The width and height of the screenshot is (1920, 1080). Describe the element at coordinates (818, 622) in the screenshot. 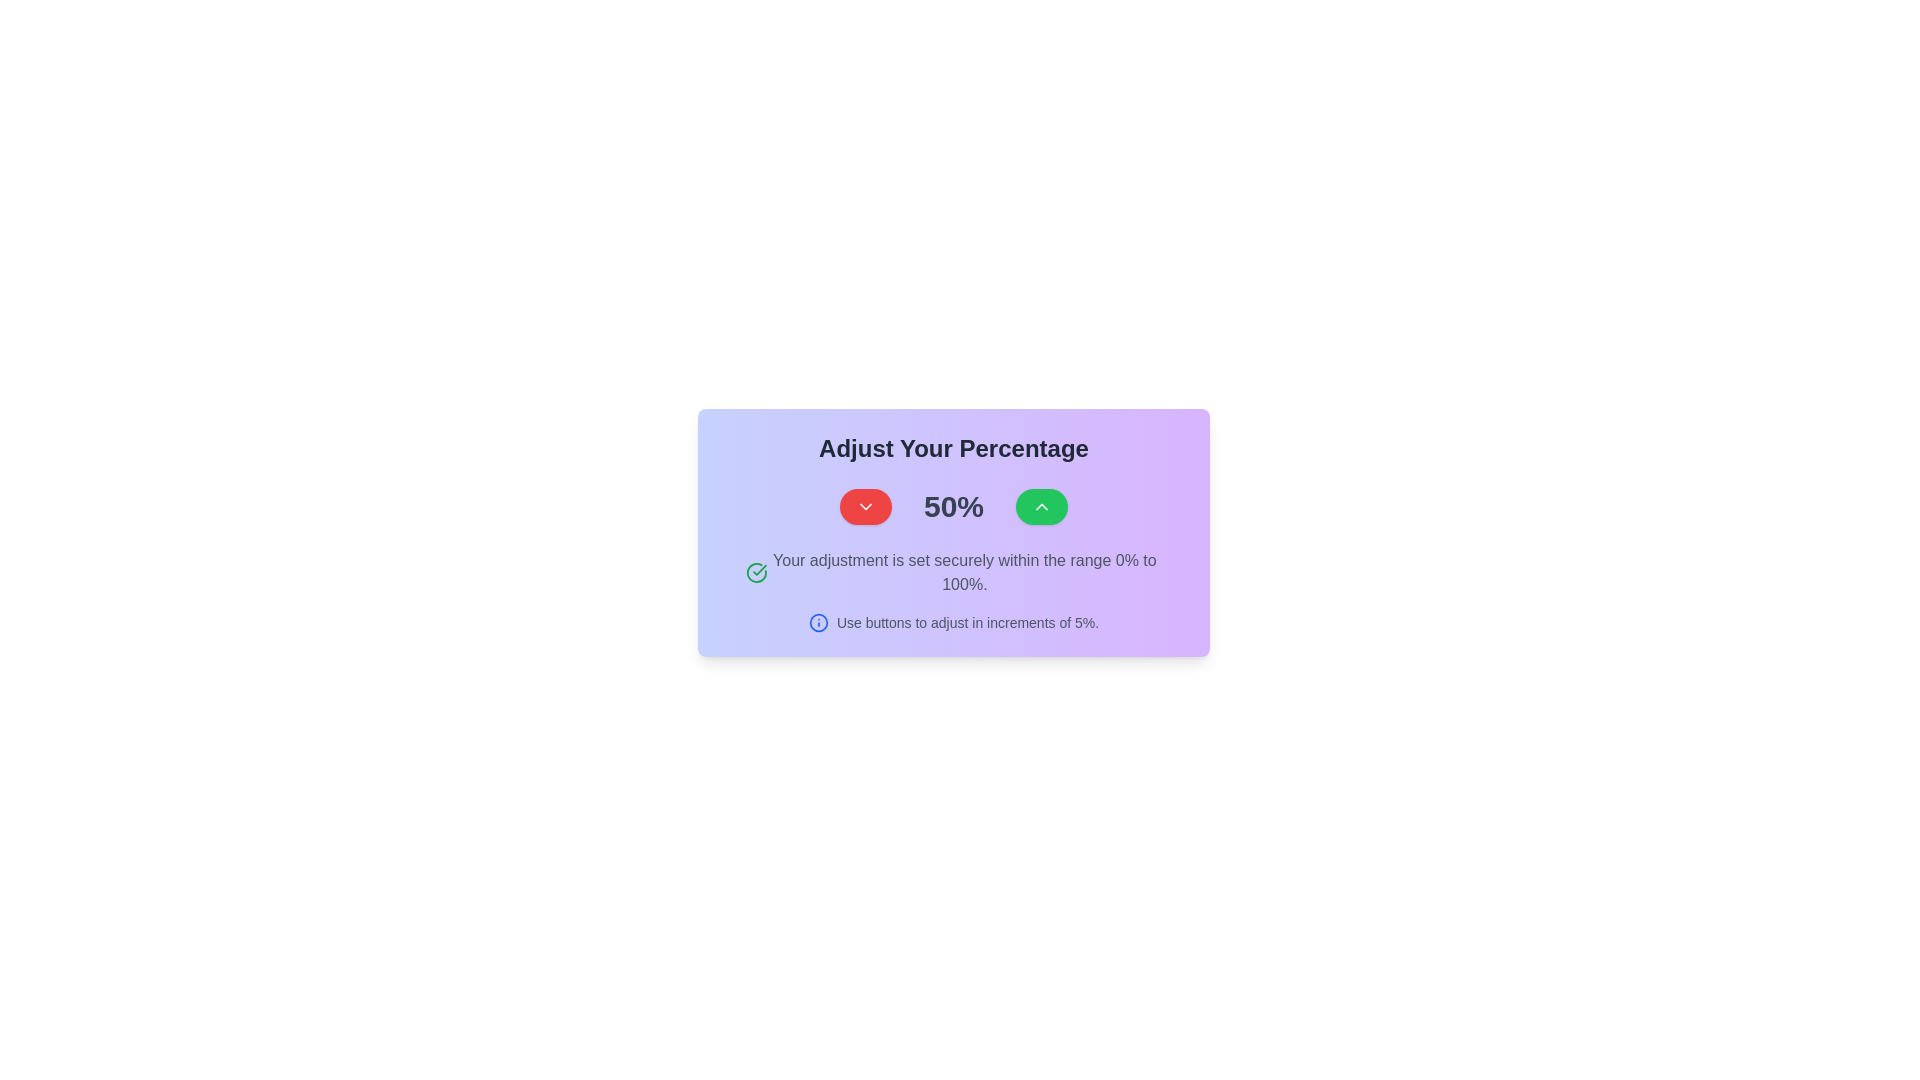

I see `the circular graphical element that serves as a visual representation in the bottom-left text section of the card widget describing adjustment instructions` at that location.